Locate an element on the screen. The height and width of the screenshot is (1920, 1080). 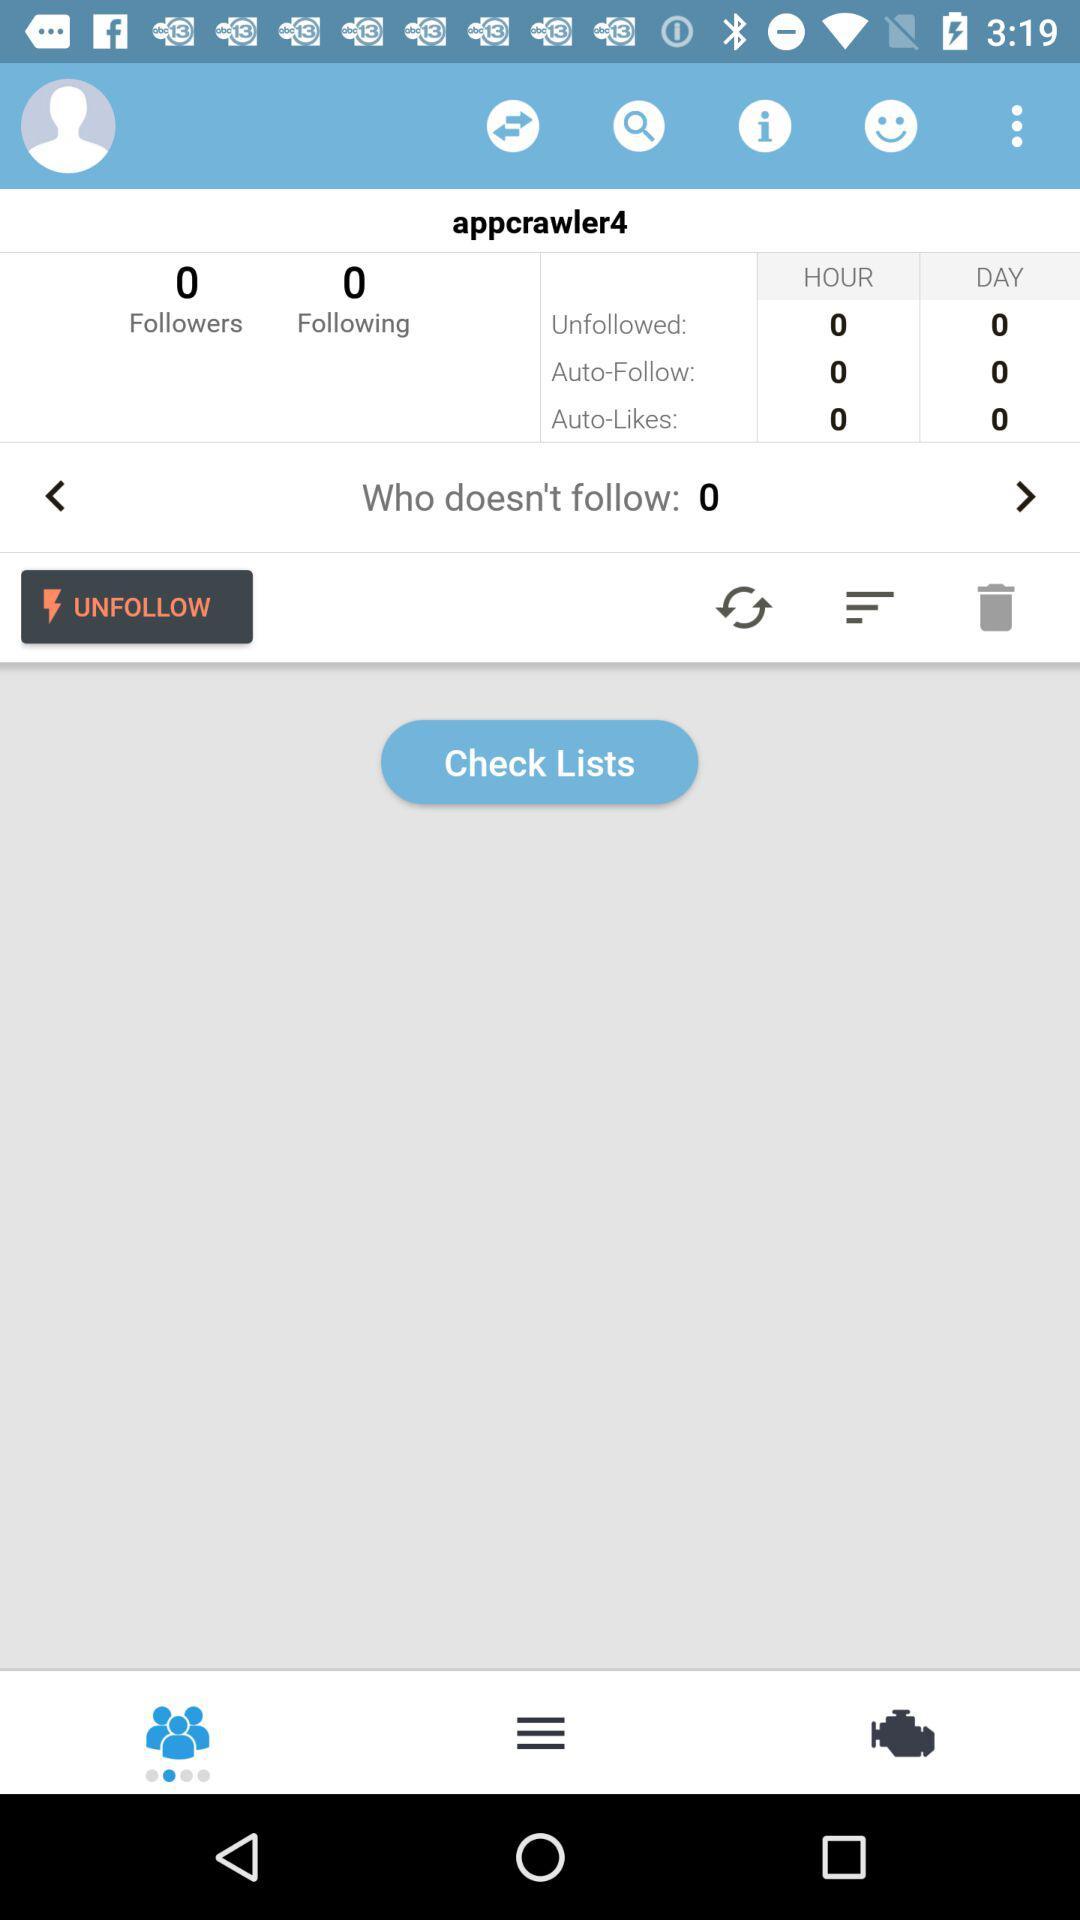
settings is located at coordinates (1017, 124).